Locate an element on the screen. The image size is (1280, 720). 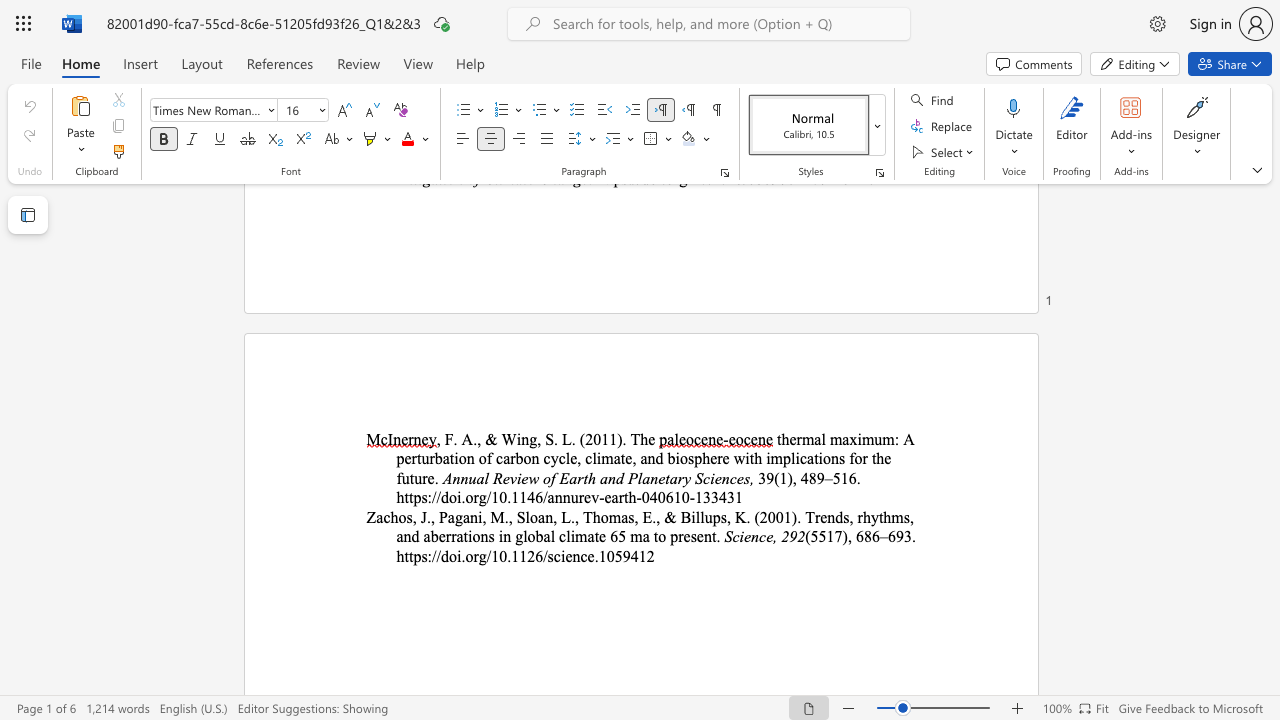
the subset text "ps://doi.org/10.1126/science.1059412" within the text "(5517), 686–693. https://doi.org/10.1126/science.1059412" is located at coordinates (412, 556).